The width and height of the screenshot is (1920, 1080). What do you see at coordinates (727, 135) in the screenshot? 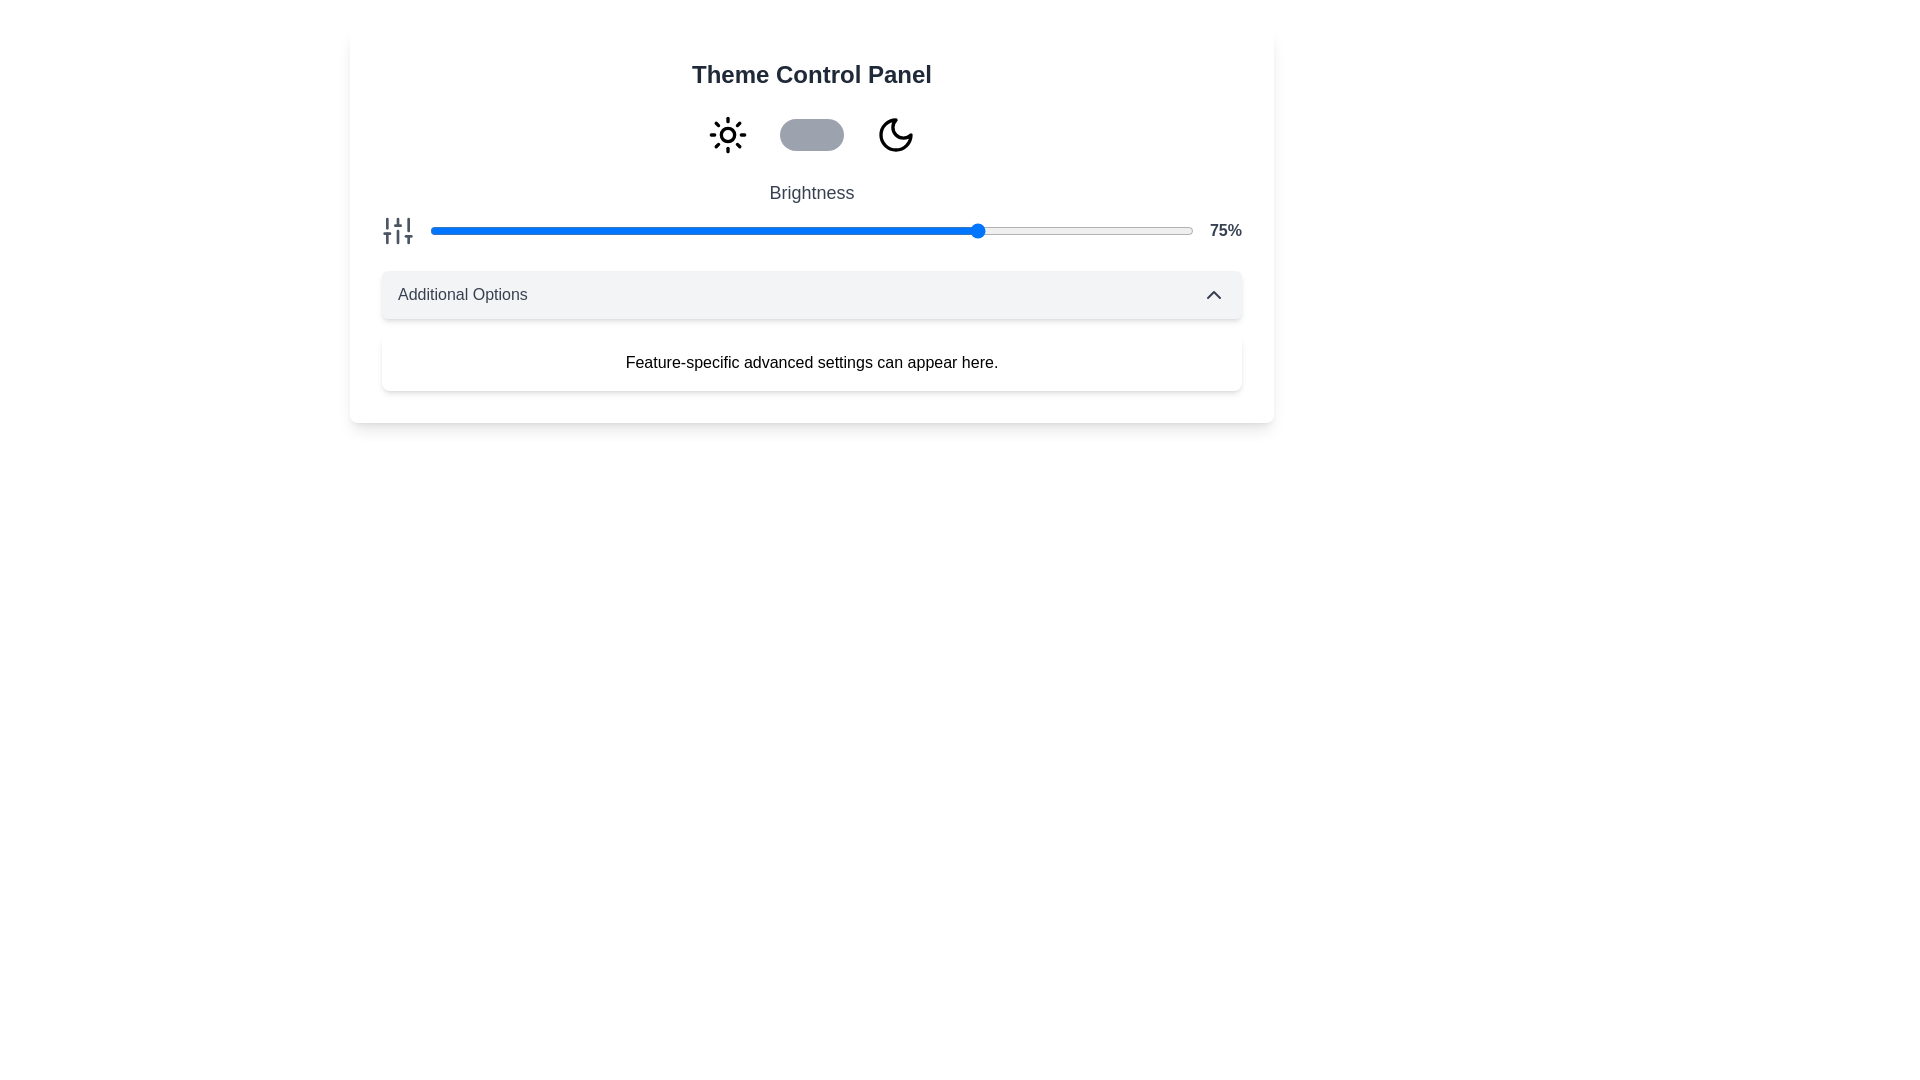
I see `the daylight or brightness mode icon located at the leftmost position in the horizontal group of items at the top of the control panel` at bounding box center [727, 135].